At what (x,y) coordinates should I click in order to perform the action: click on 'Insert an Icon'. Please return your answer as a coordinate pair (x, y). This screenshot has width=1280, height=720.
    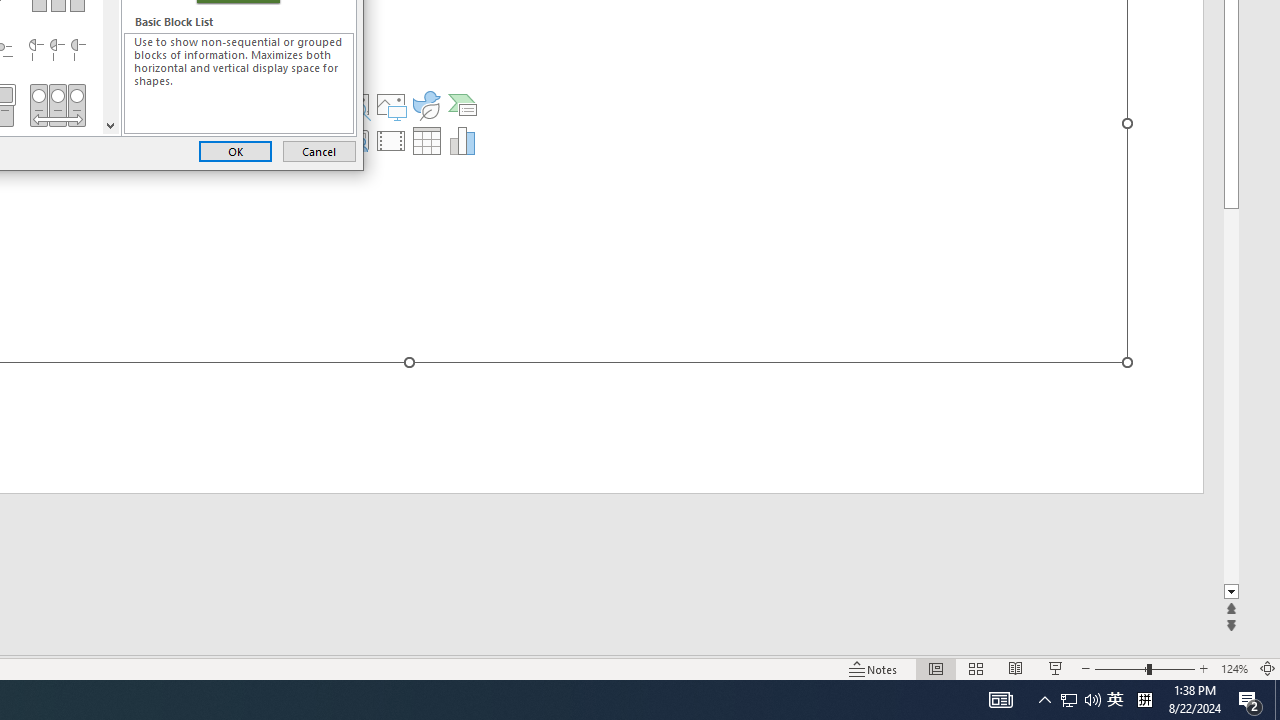
    Looking at the image, I should click on (425, 105).